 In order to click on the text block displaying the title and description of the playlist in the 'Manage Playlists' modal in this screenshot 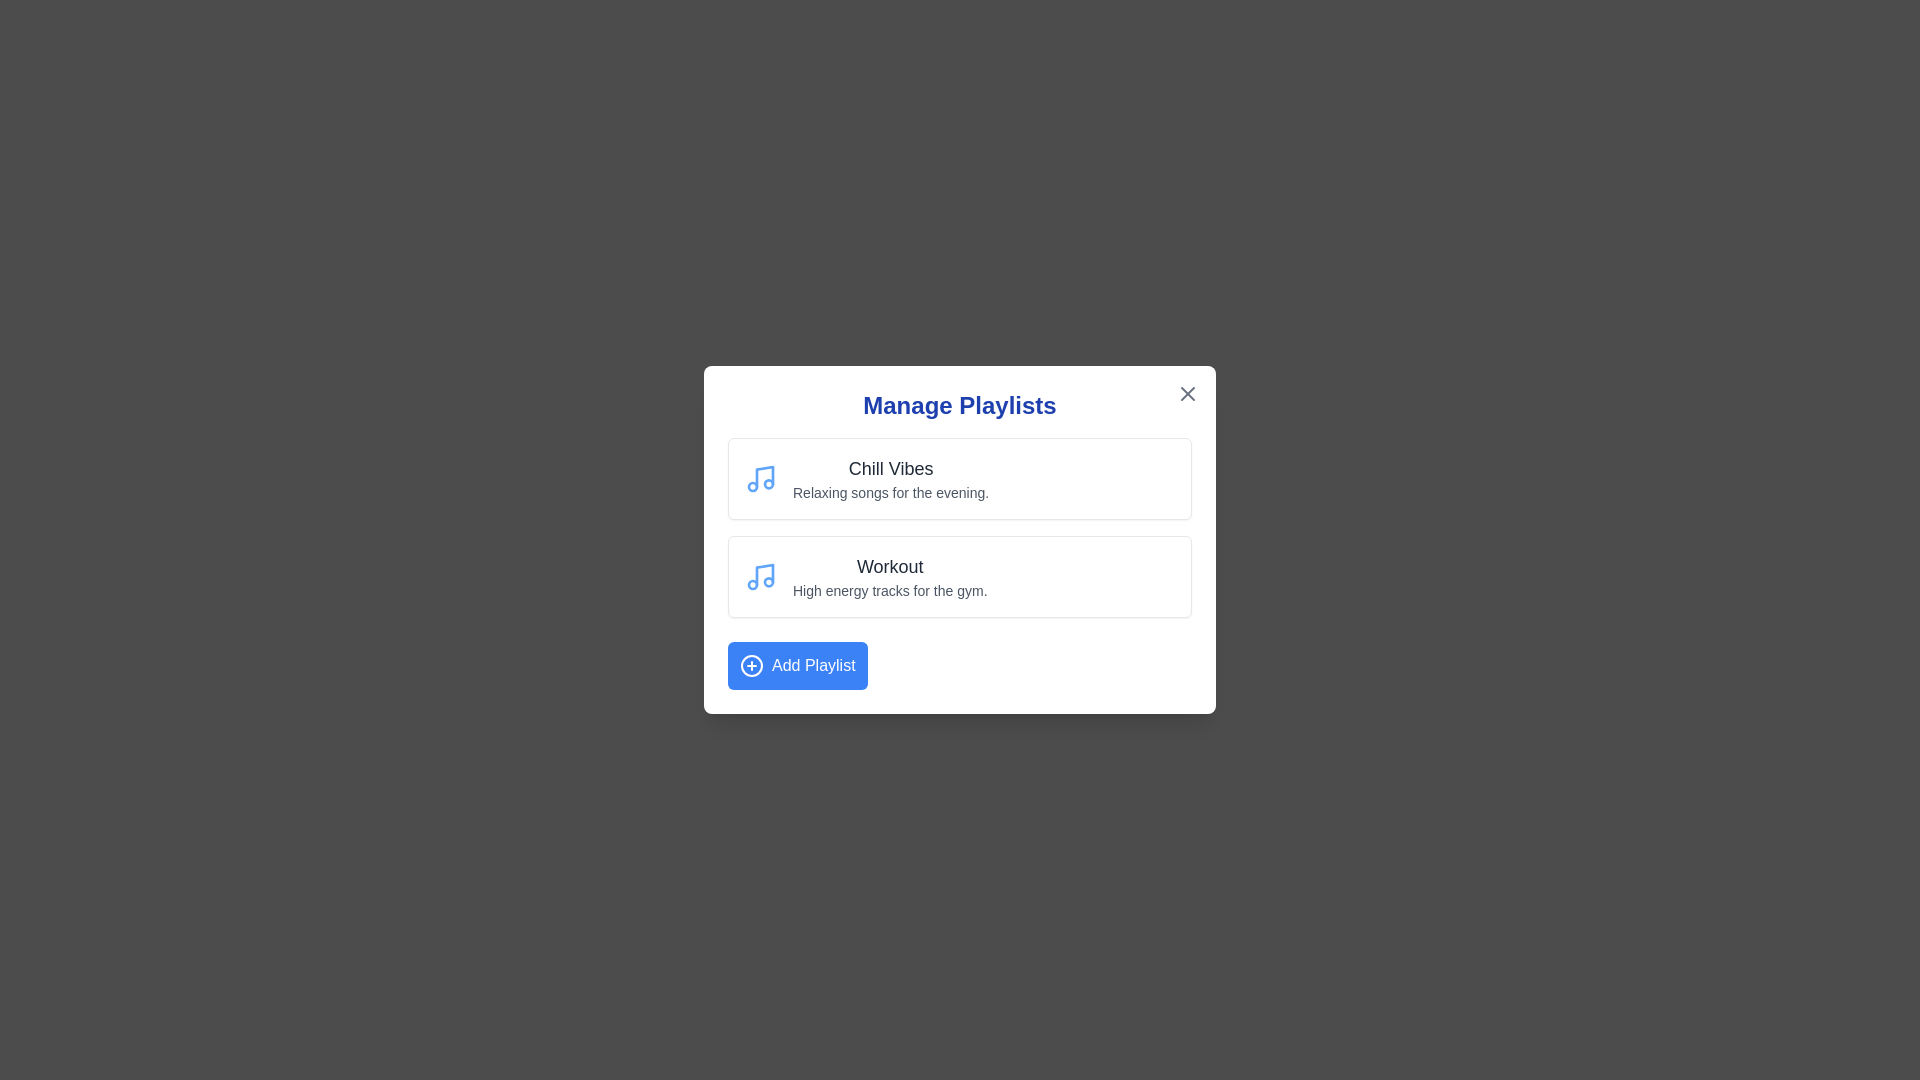, I will do `click(890, 478)`.